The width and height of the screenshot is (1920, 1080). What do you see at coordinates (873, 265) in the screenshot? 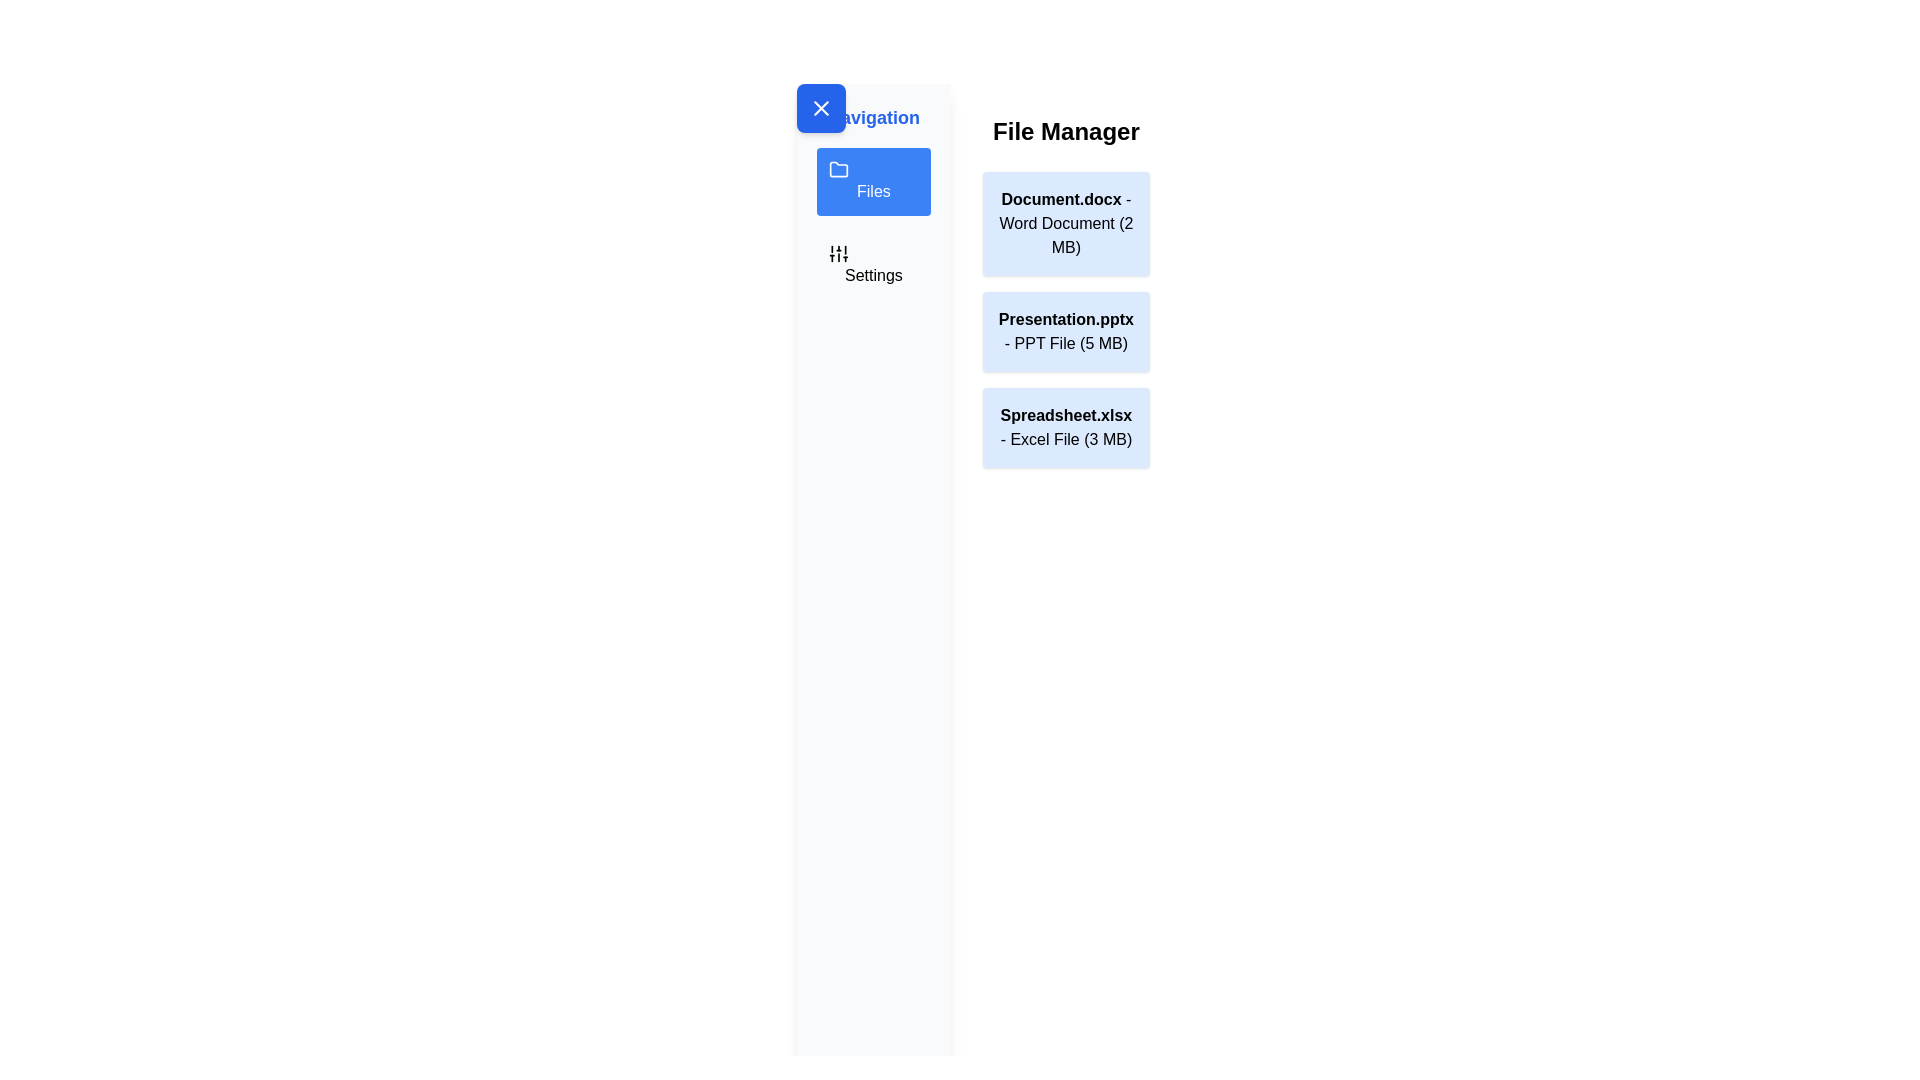
I see `the 'Settings' Nav Button located in the left navigation menu, positioned directly below the 'Files' button` at bounding box center [873, 265].